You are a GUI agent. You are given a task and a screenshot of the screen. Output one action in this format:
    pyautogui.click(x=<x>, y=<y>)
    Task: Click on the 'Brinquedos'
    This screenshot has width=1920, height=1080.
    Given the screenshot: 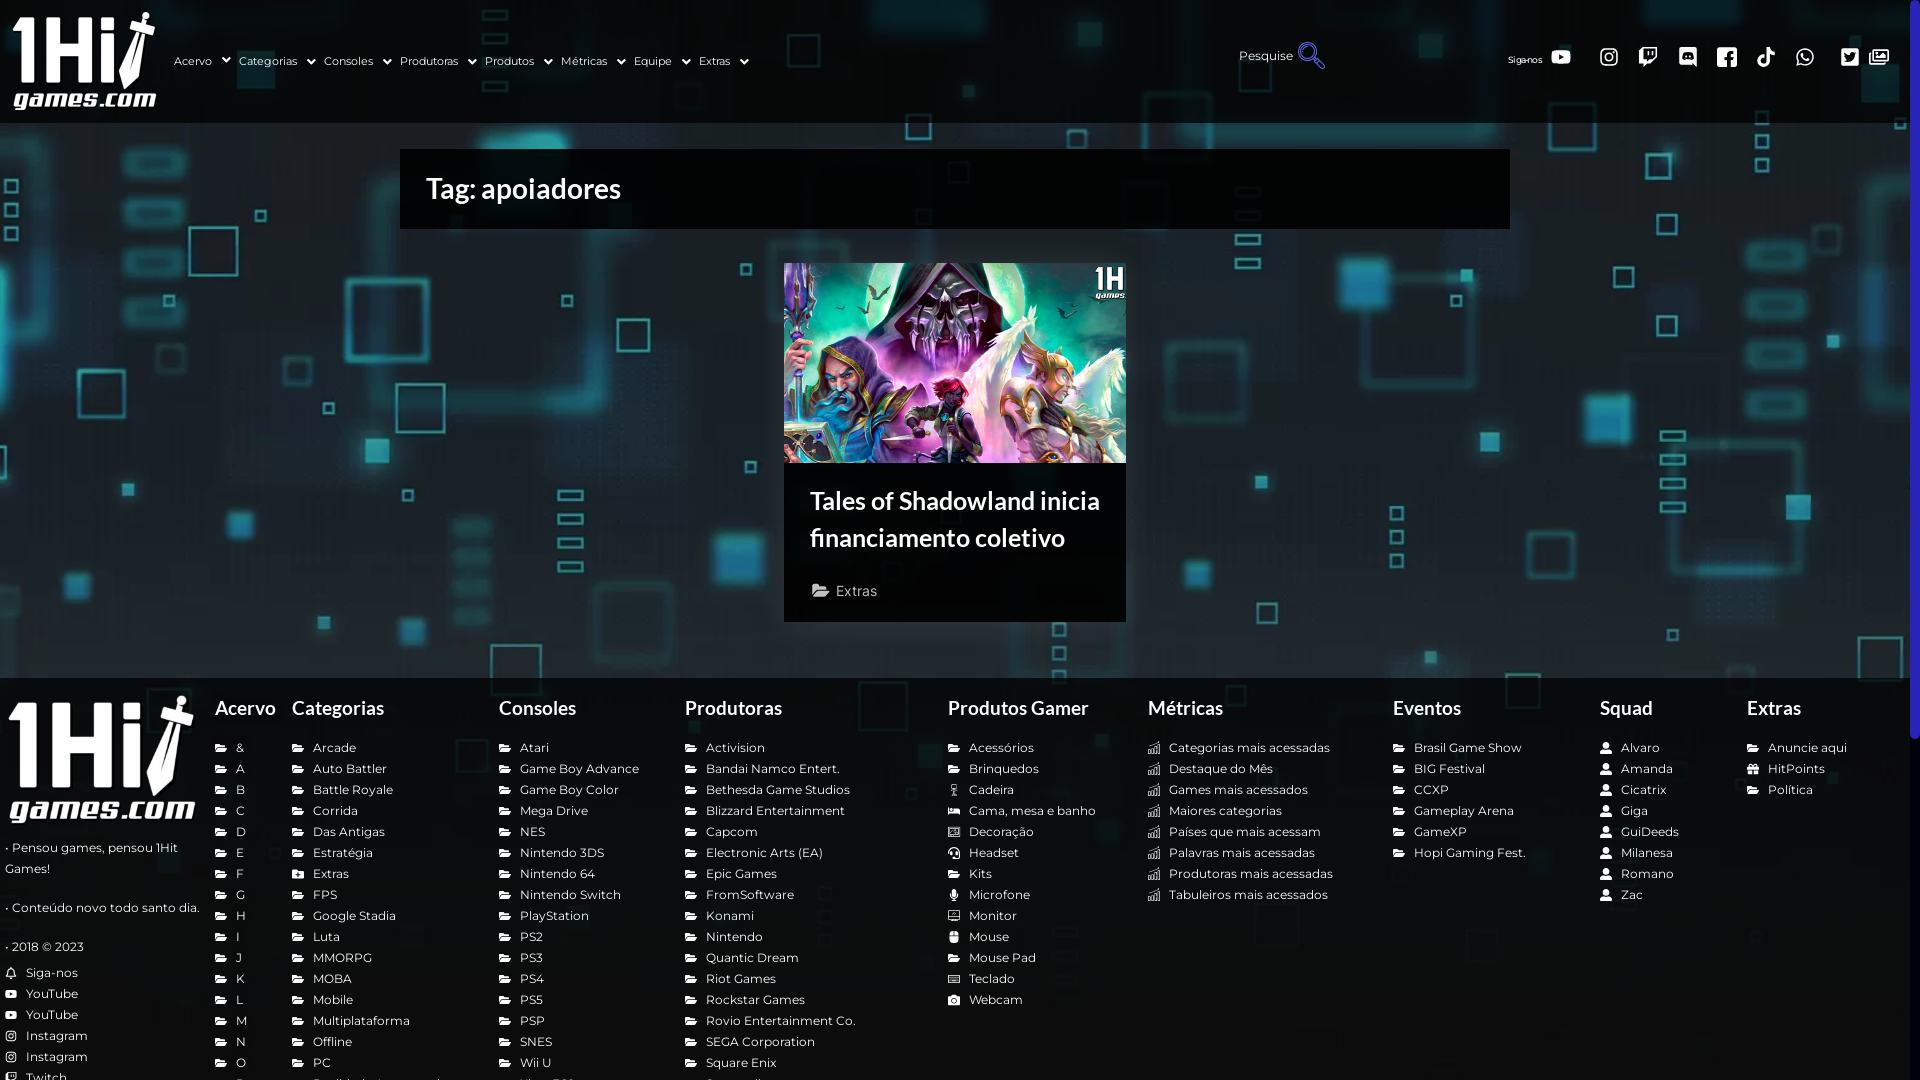 What is the action you would take?
    pyautogui.click(x=1038, y=767)
    